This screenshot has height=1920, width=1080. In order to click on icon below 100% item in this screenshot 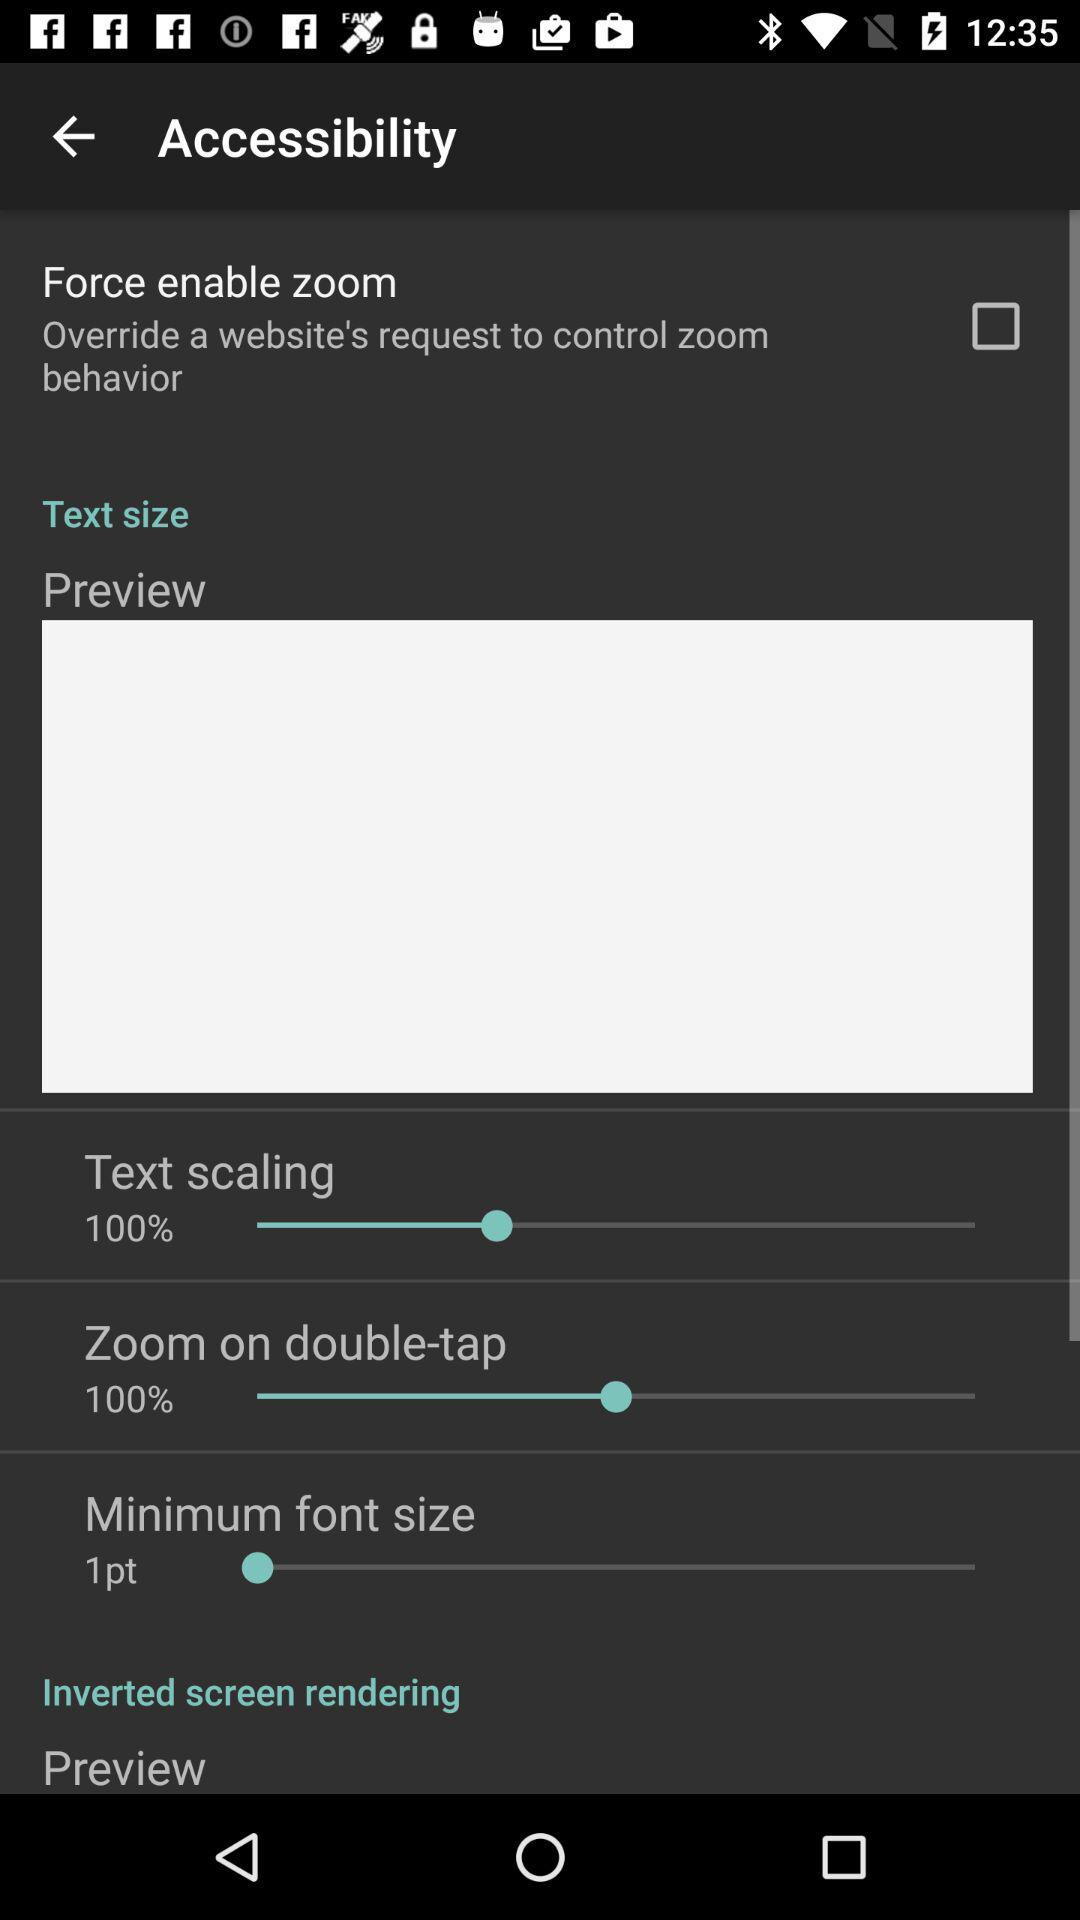, I will do `click(295, 1341)`.